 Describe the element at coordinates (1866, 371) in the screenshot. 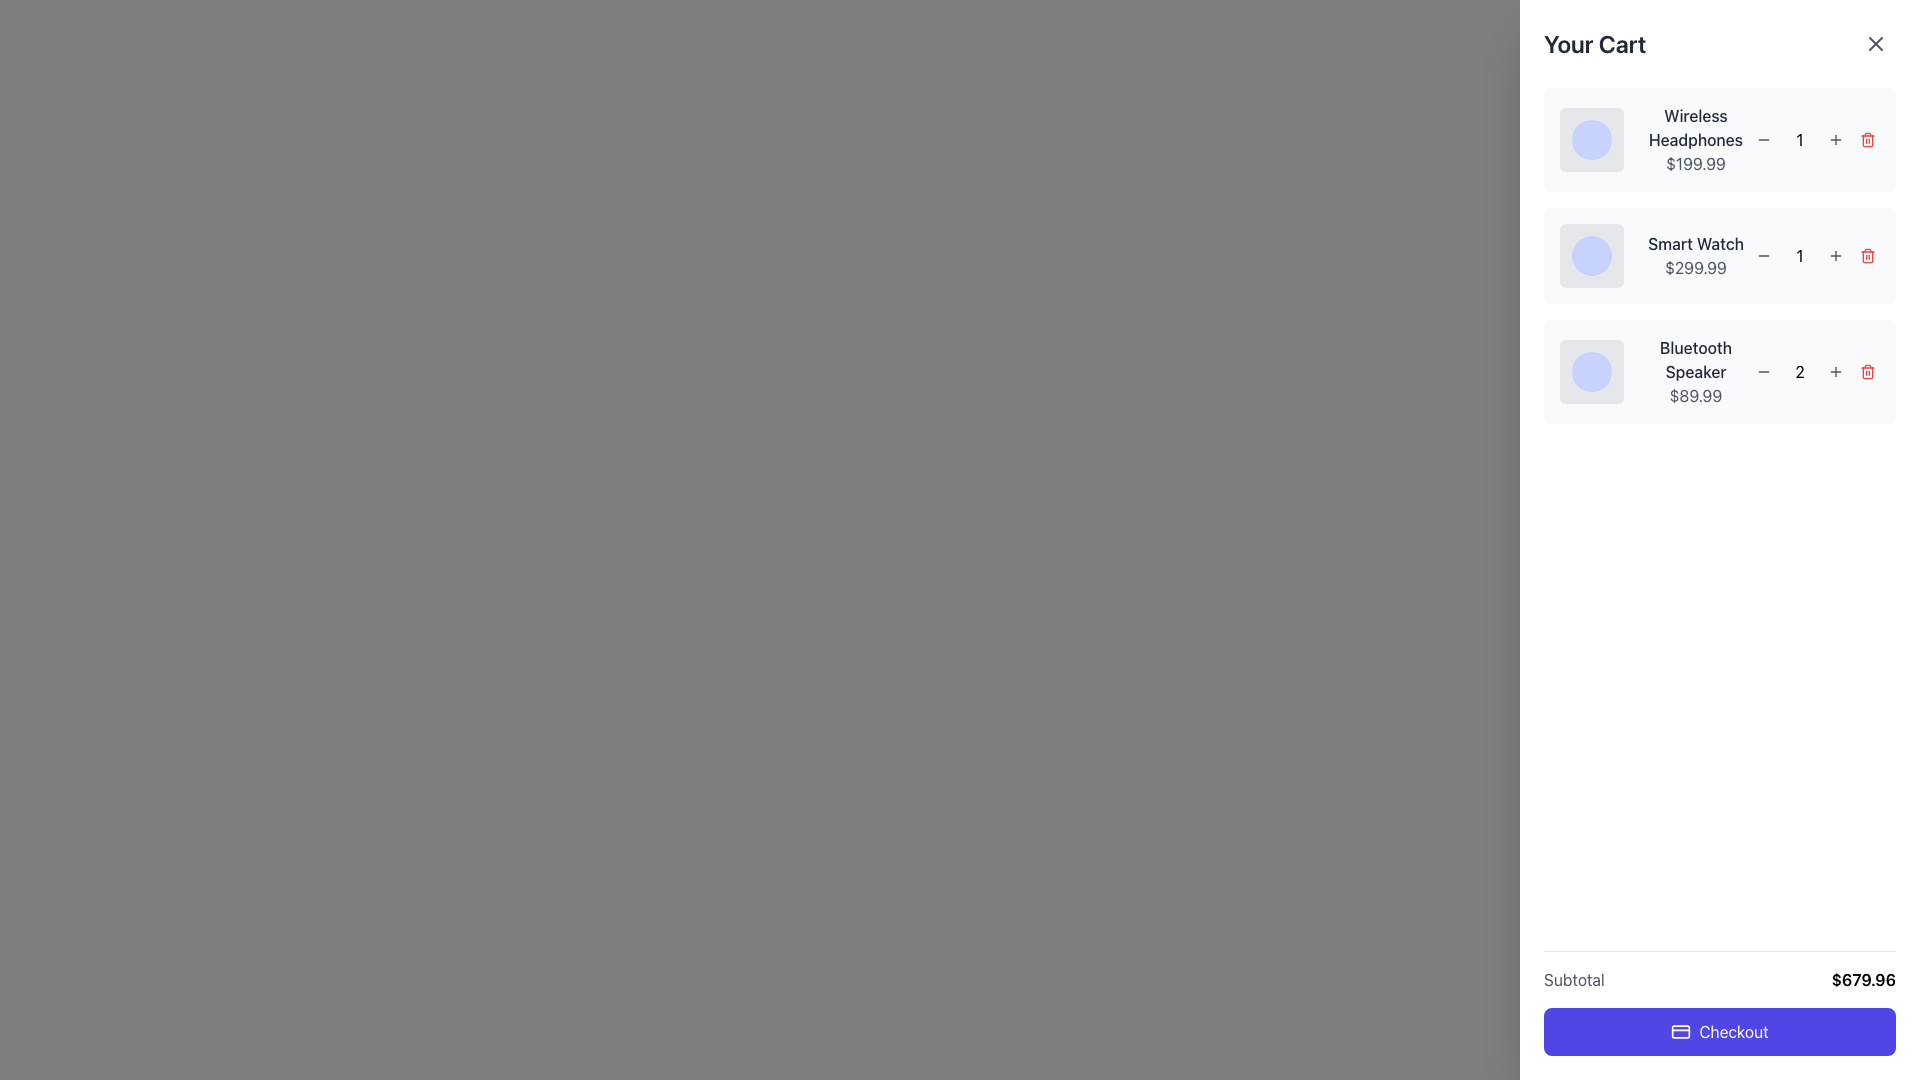

I see `the red trash bin icon within the button` at that location.